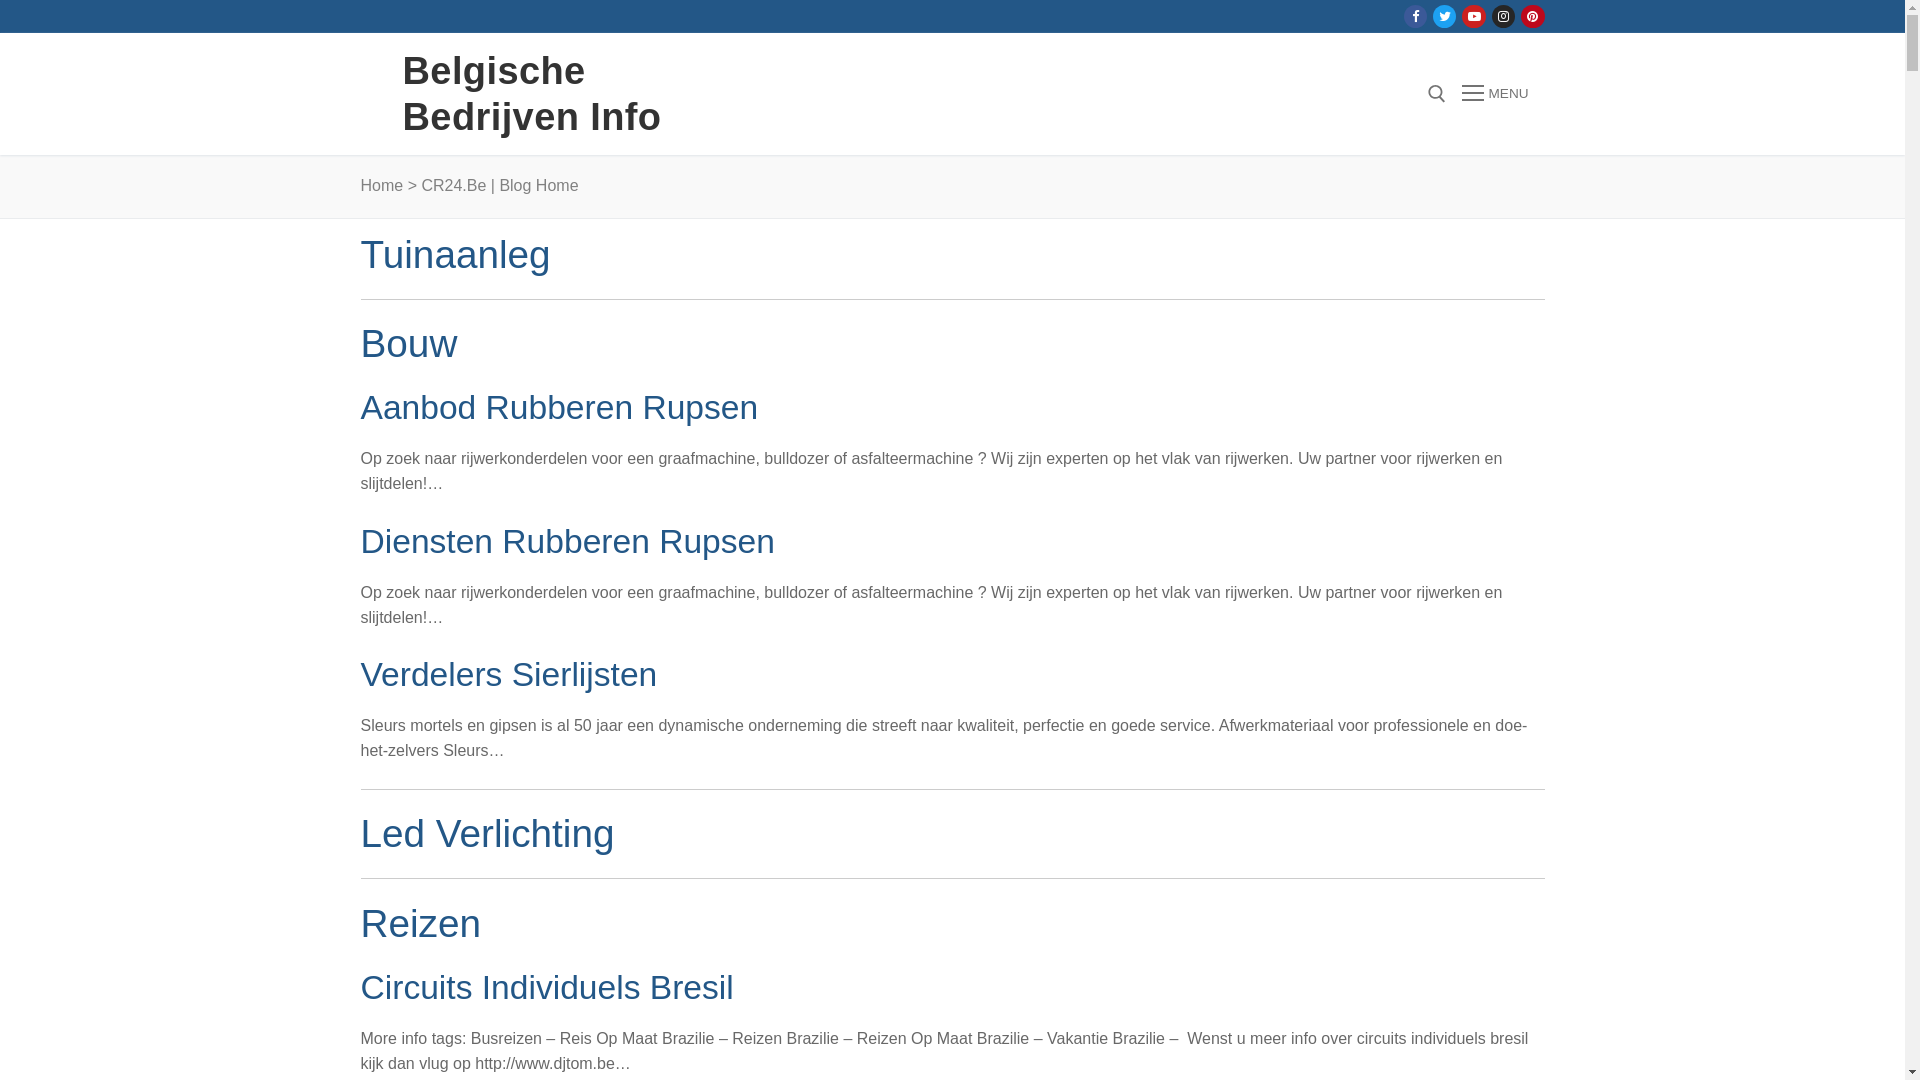 The image size is (1920, 1080). What do you see at coordinates (1474, 16) in the screenshot?
I see `'Youtube'` at bounding box center [1474, 16].